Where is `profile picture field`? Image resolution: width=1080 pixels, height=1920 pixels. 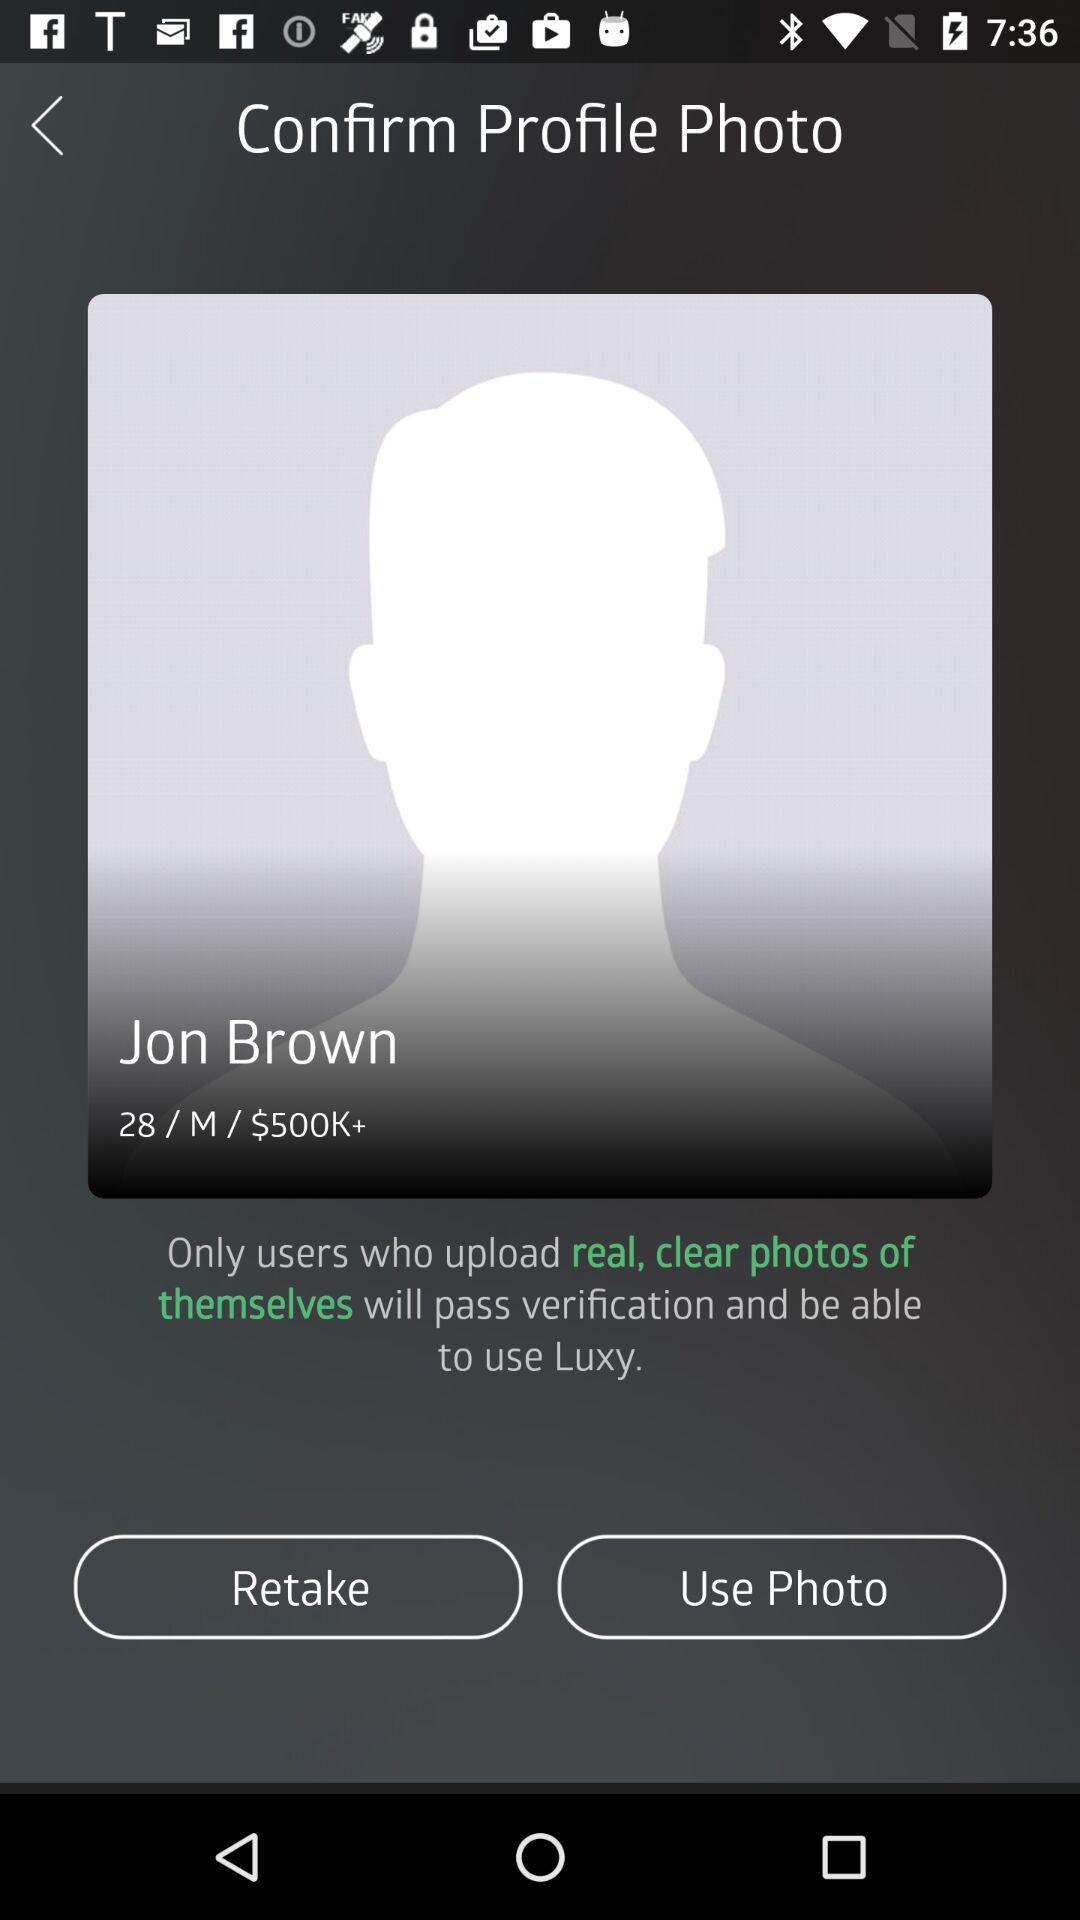
profile picture field is located at coordinates (540, 745).